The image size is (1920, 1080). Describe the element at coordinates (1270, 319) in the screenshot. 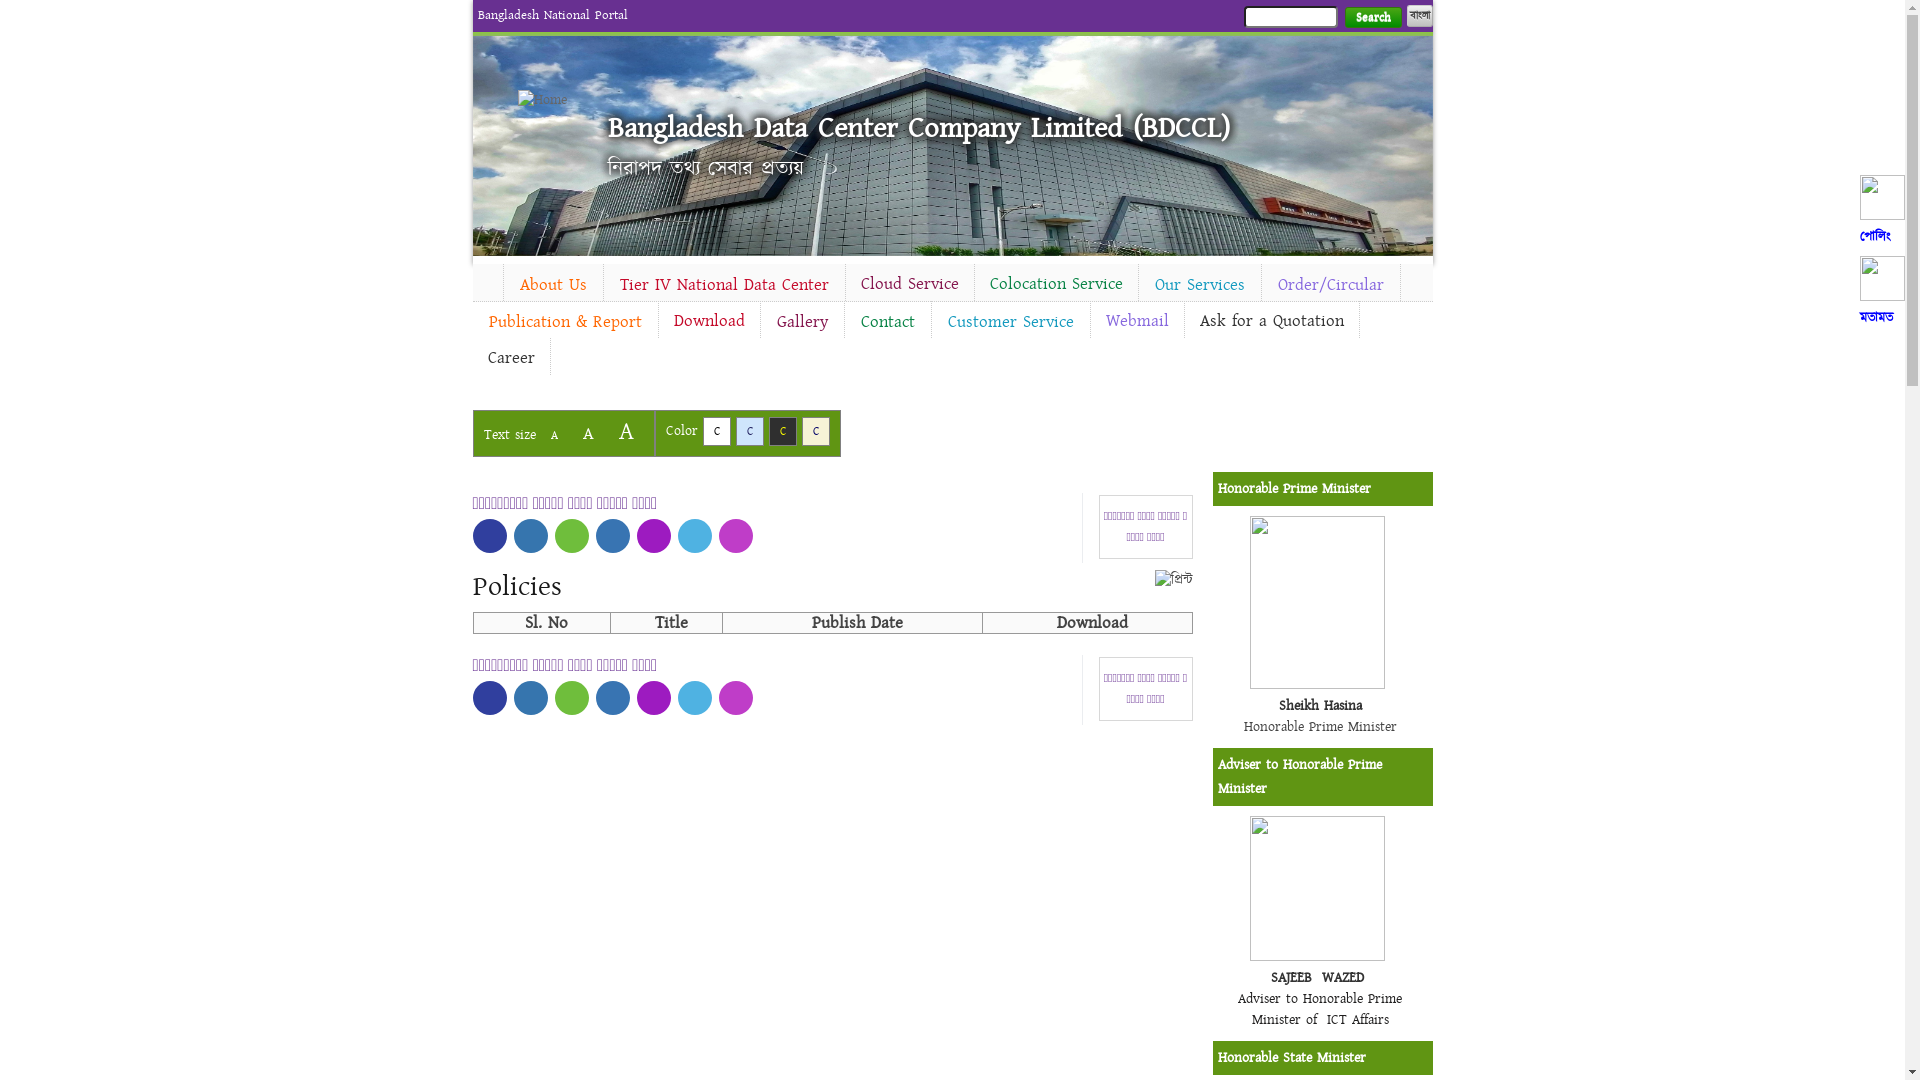

I see `'Ask for a Quotation'` at that location.